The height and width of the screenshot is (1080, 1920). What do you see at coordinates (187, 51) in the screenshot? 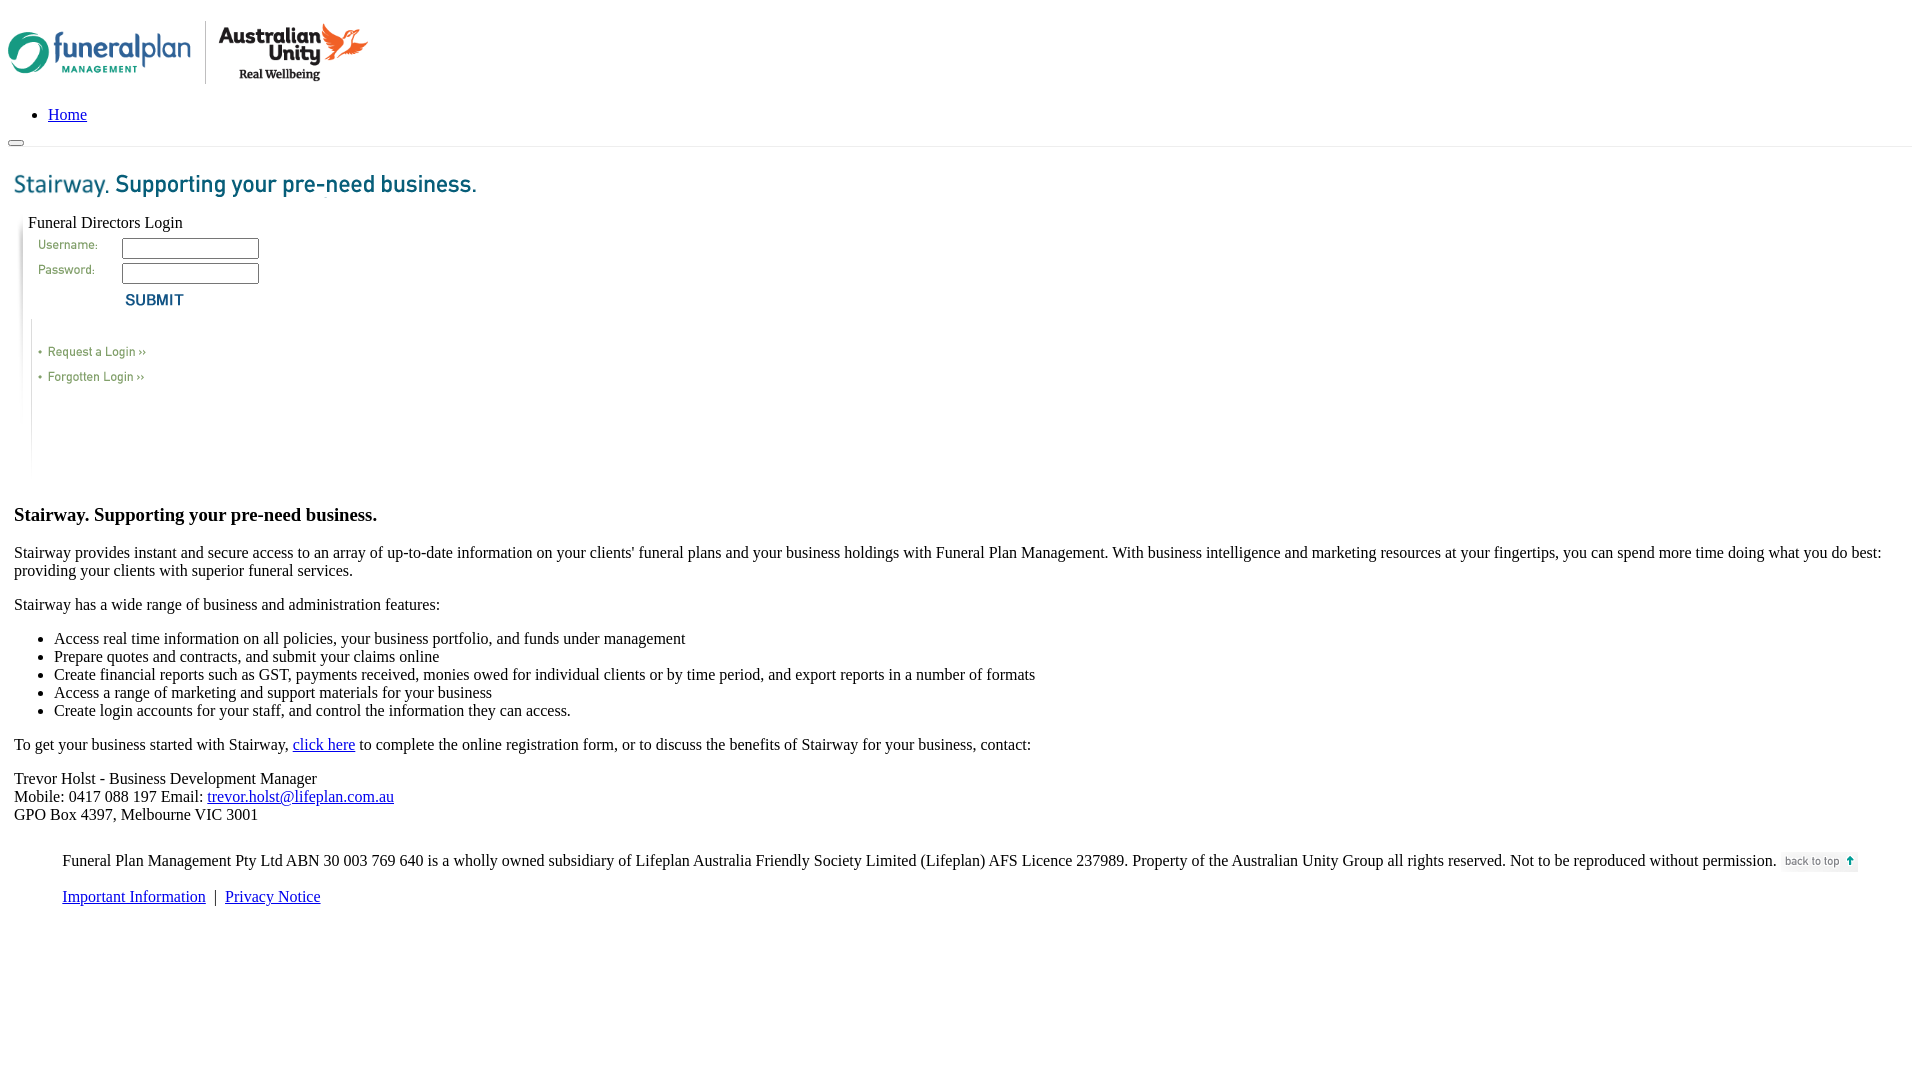
I see `'Funeral Plan'` at bounding box center [187, 51].